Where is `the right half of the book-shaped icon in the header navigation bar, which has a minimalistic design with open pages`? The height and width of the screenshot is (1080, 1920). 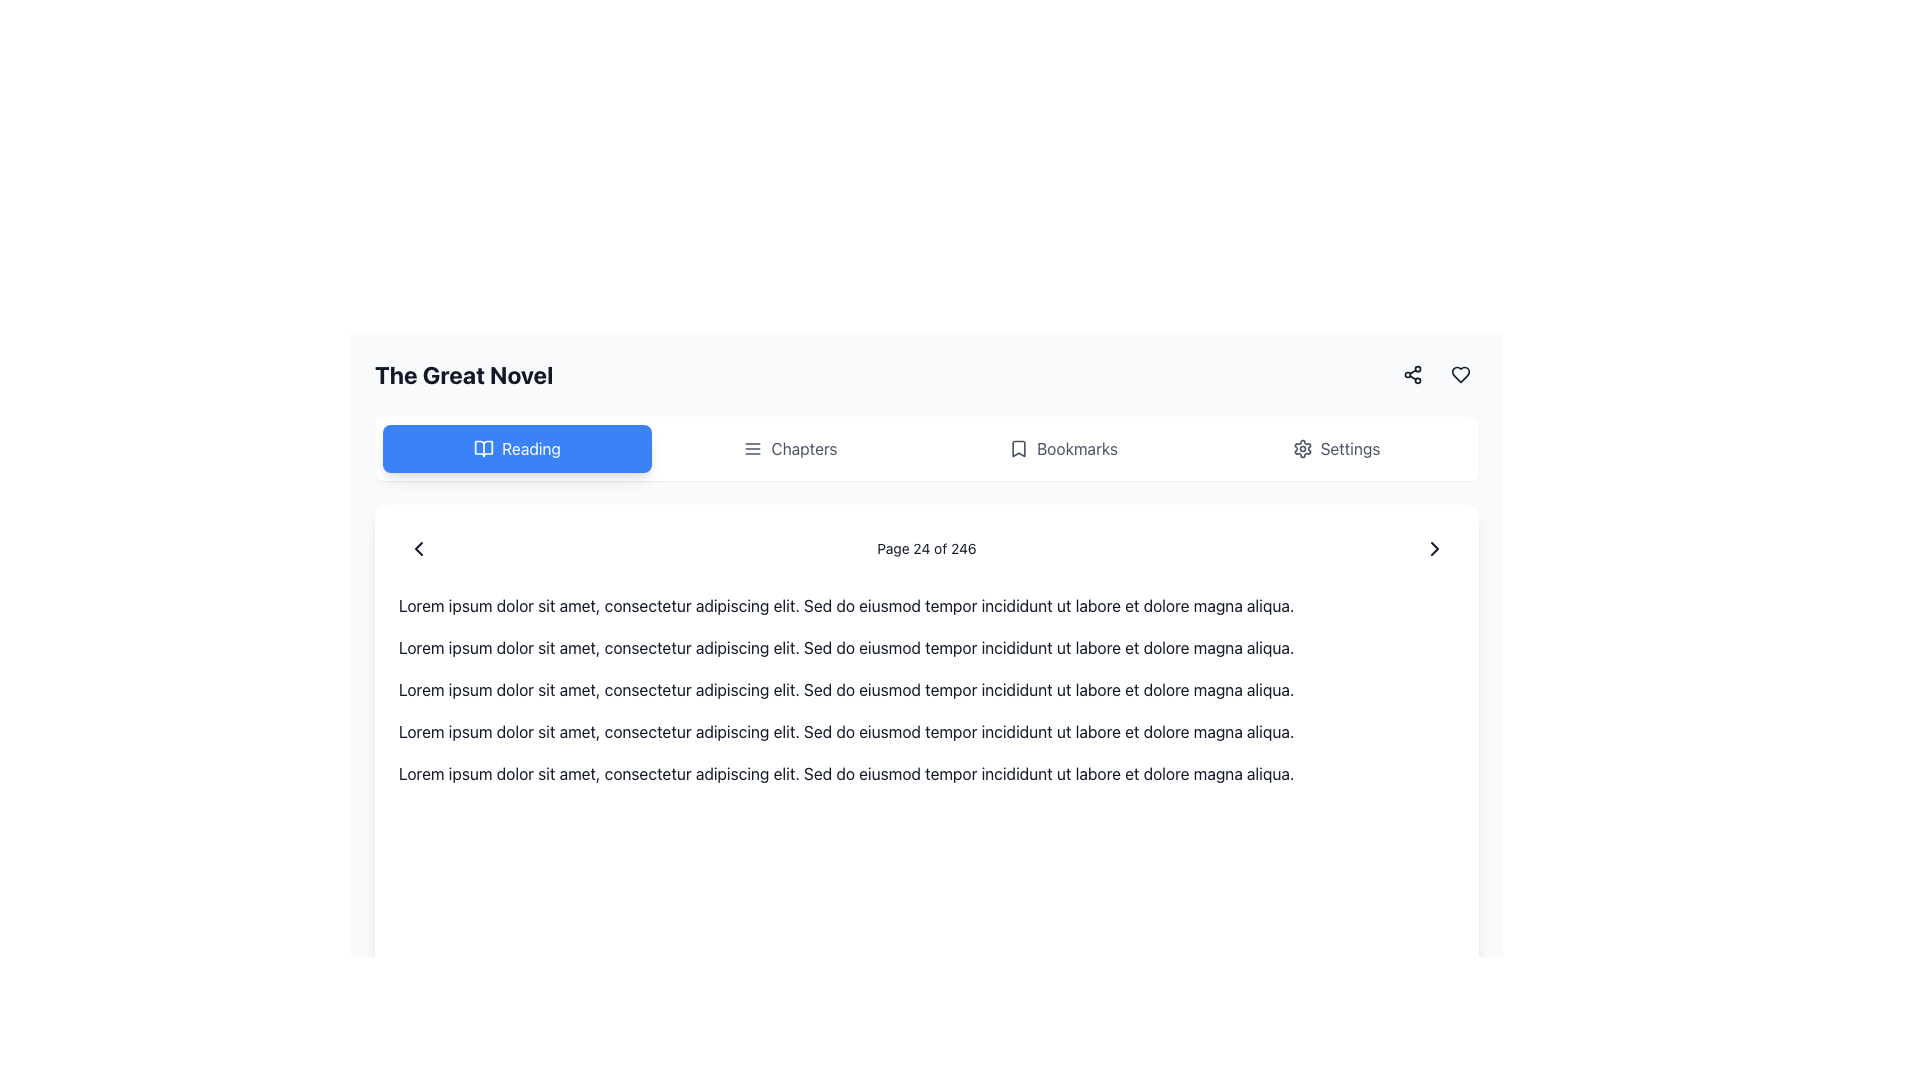 the right half of the book-shaped icon in the header navigation bar, which has a minimalistic design with open pages is located at coordinates (484, 447).